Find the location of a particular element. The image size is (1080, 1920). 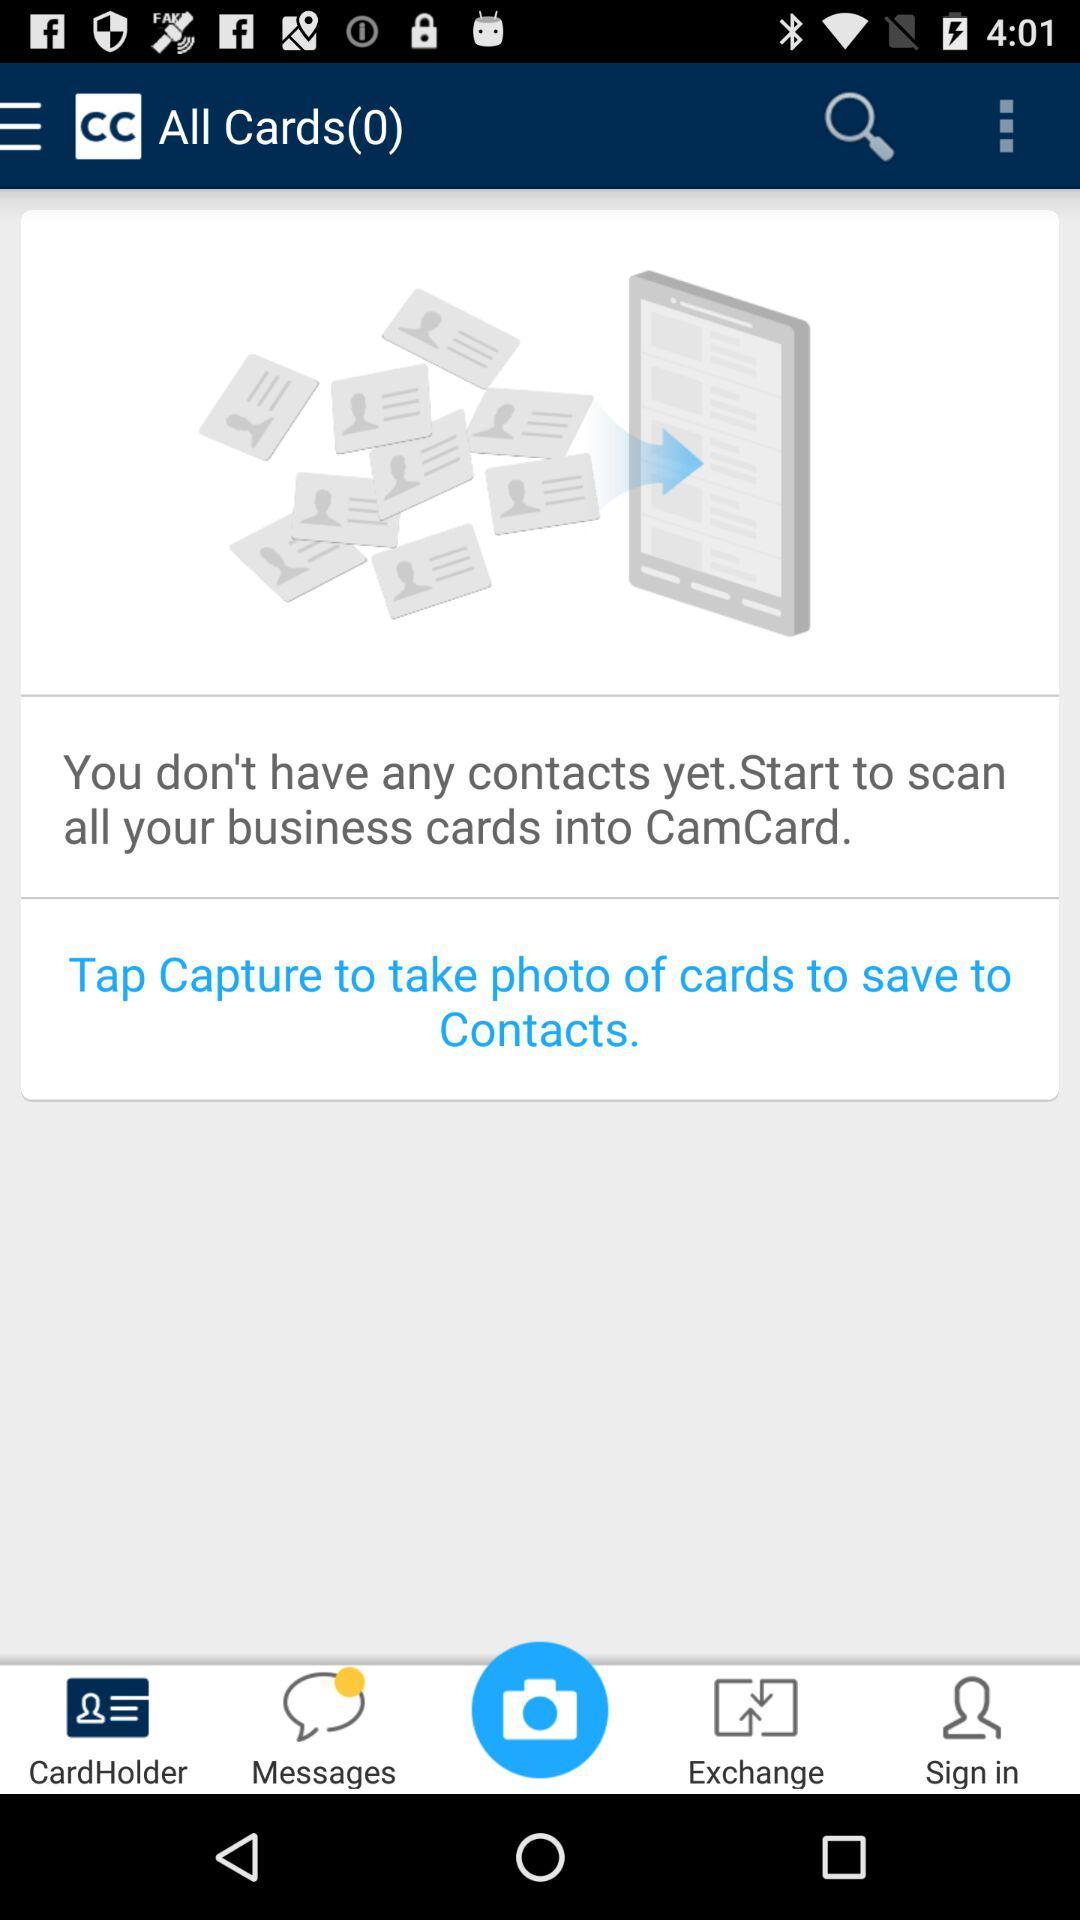

the photo icon is located at coordinates (540, 1830).